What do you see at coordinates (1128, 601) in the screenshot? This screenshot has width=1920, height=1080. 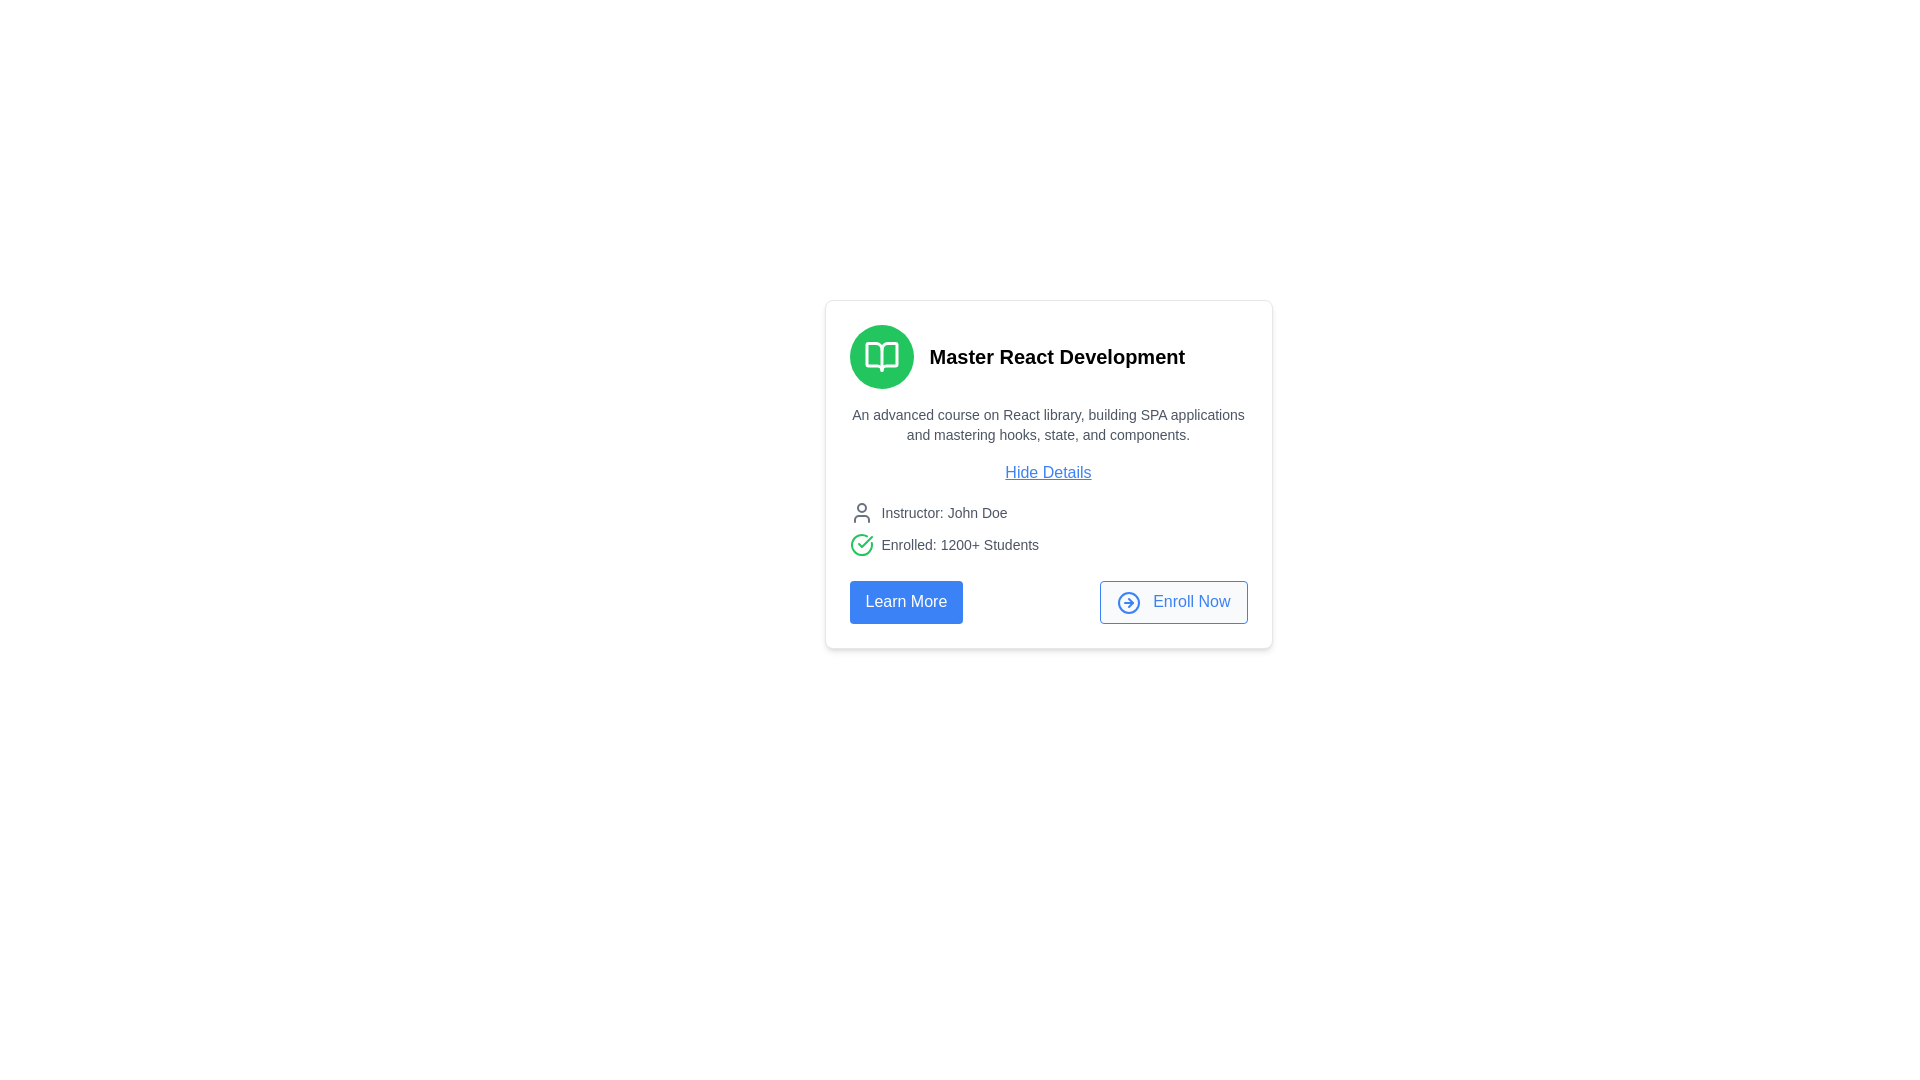 I see `the SVG graphic icon located inside the 'Enroll Now' button, positioned at the bottom-right of the card layout, to the immediate left of the button's text` at bounding box center [1128, 601].